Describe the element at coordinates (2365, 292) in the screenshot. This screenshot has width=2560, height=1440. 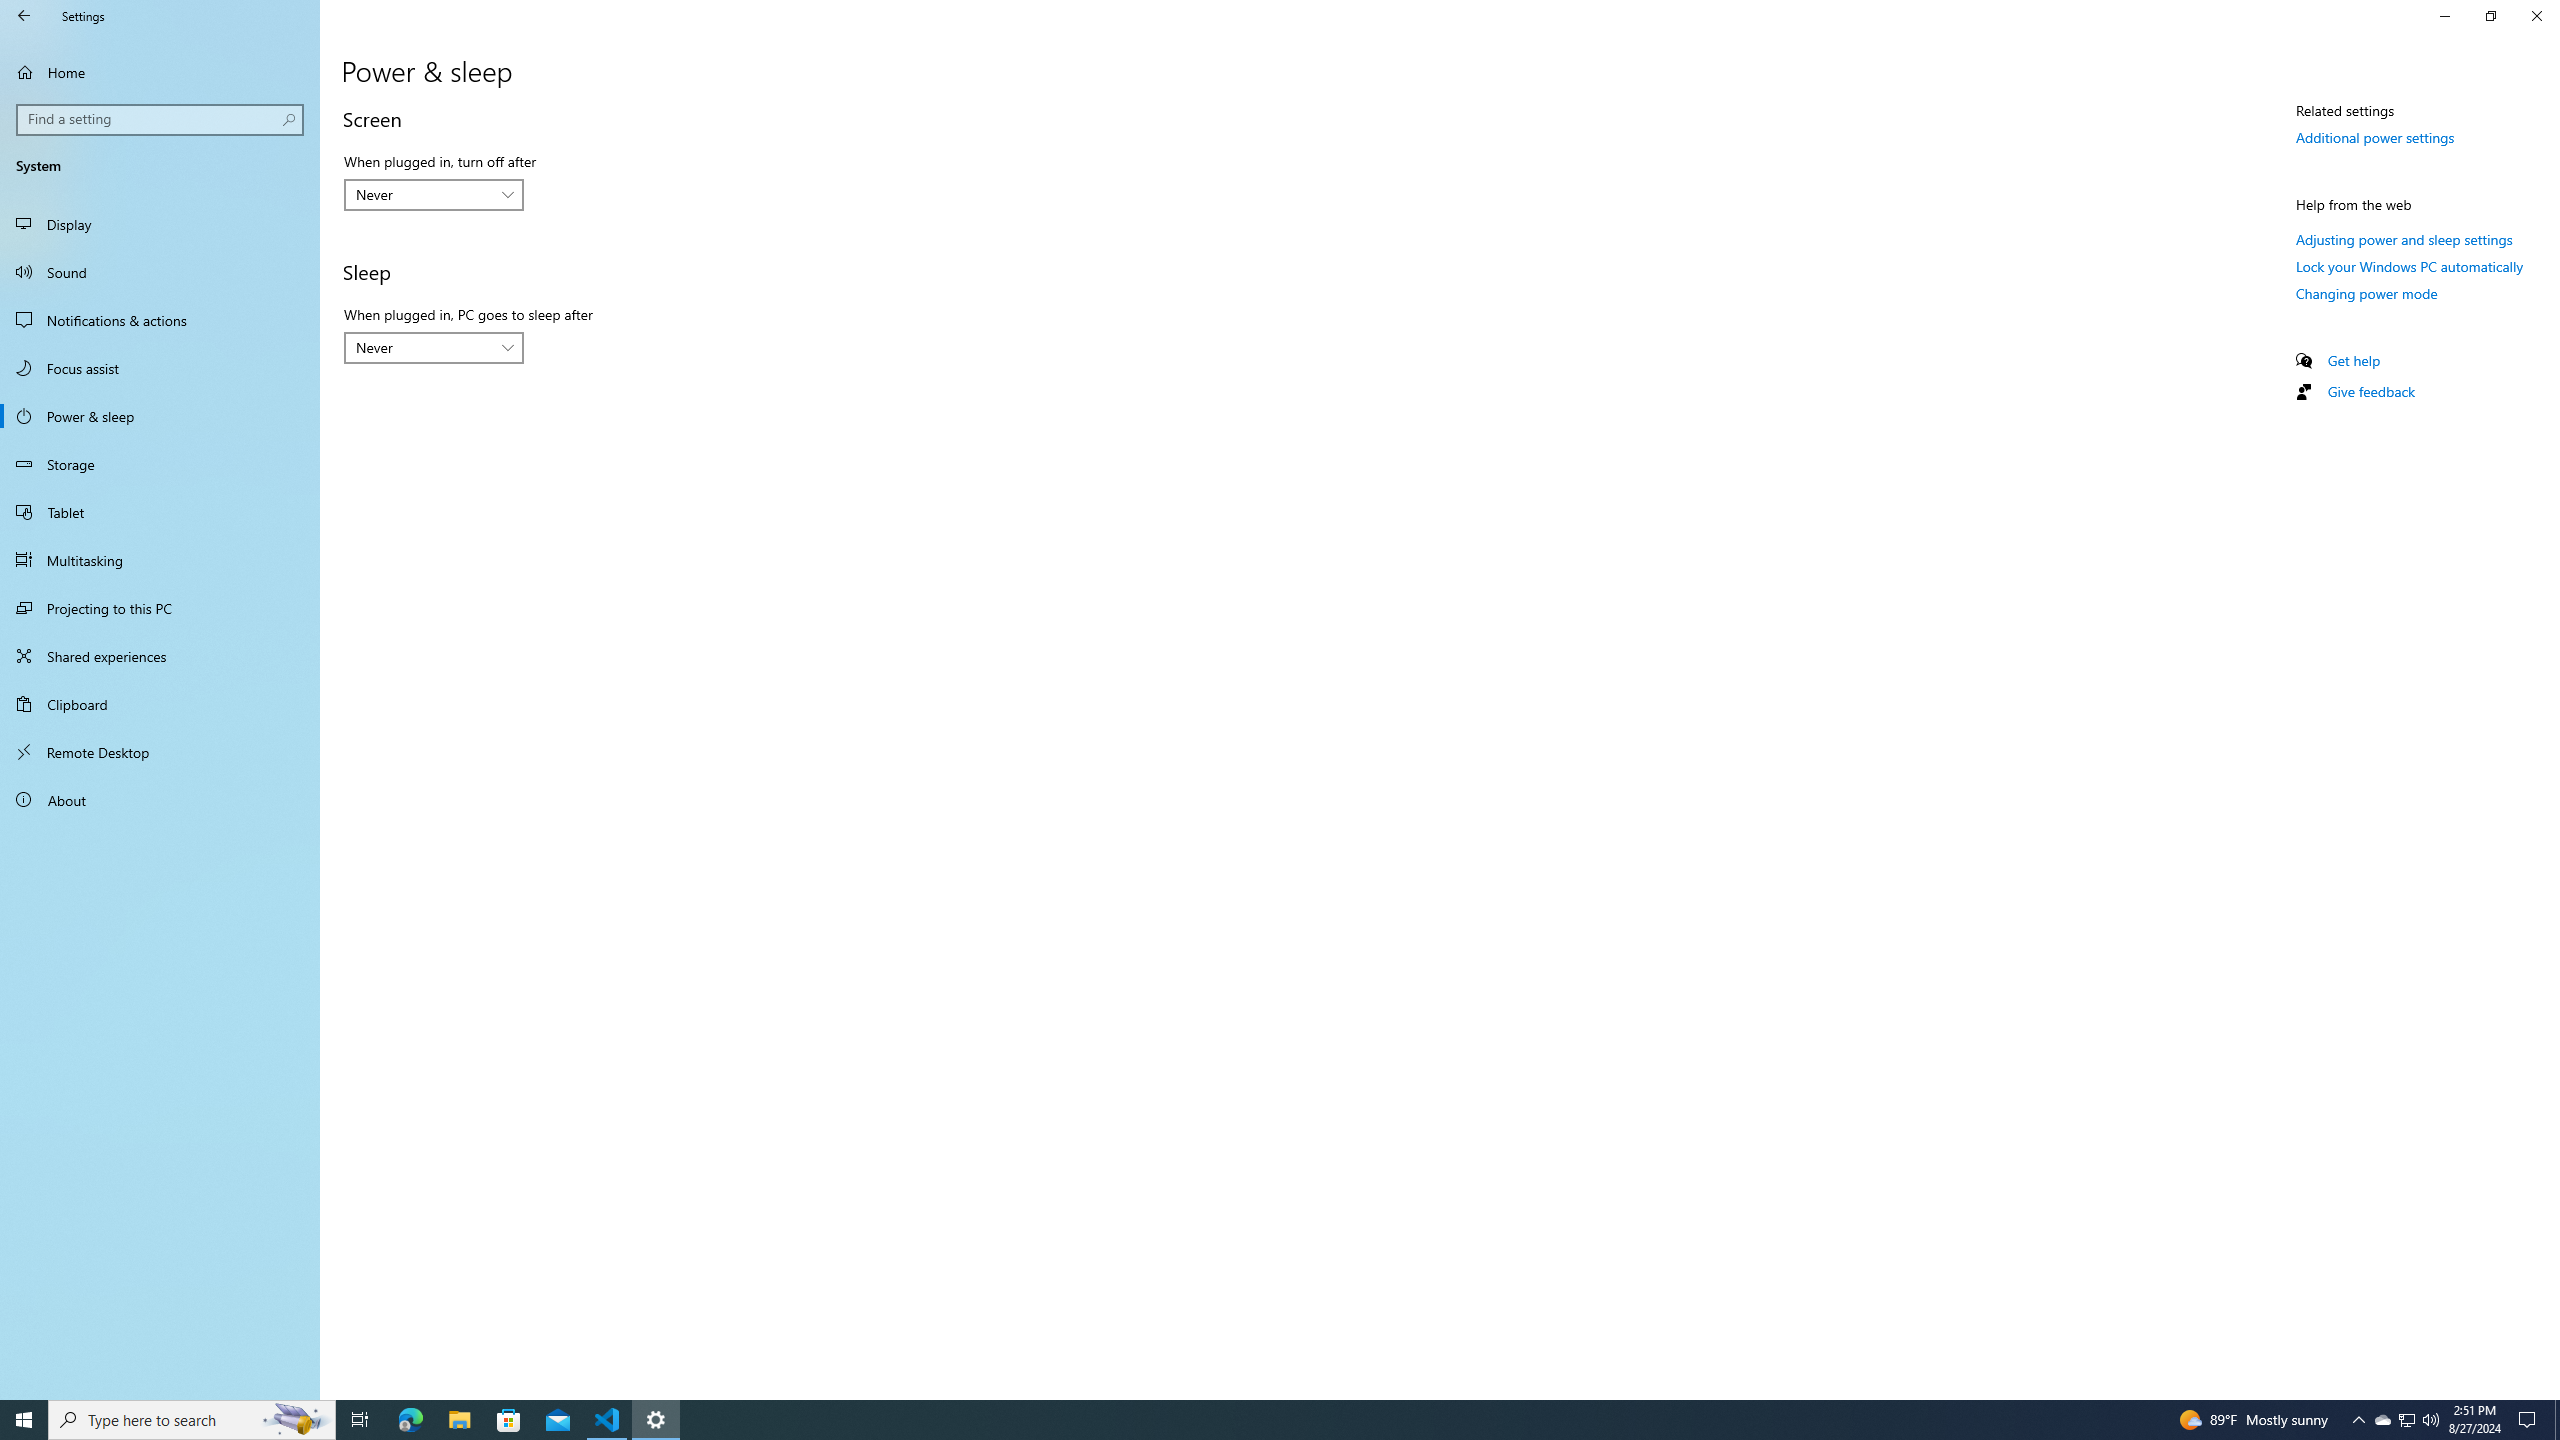
I see `'Changing power mode'` at that location.